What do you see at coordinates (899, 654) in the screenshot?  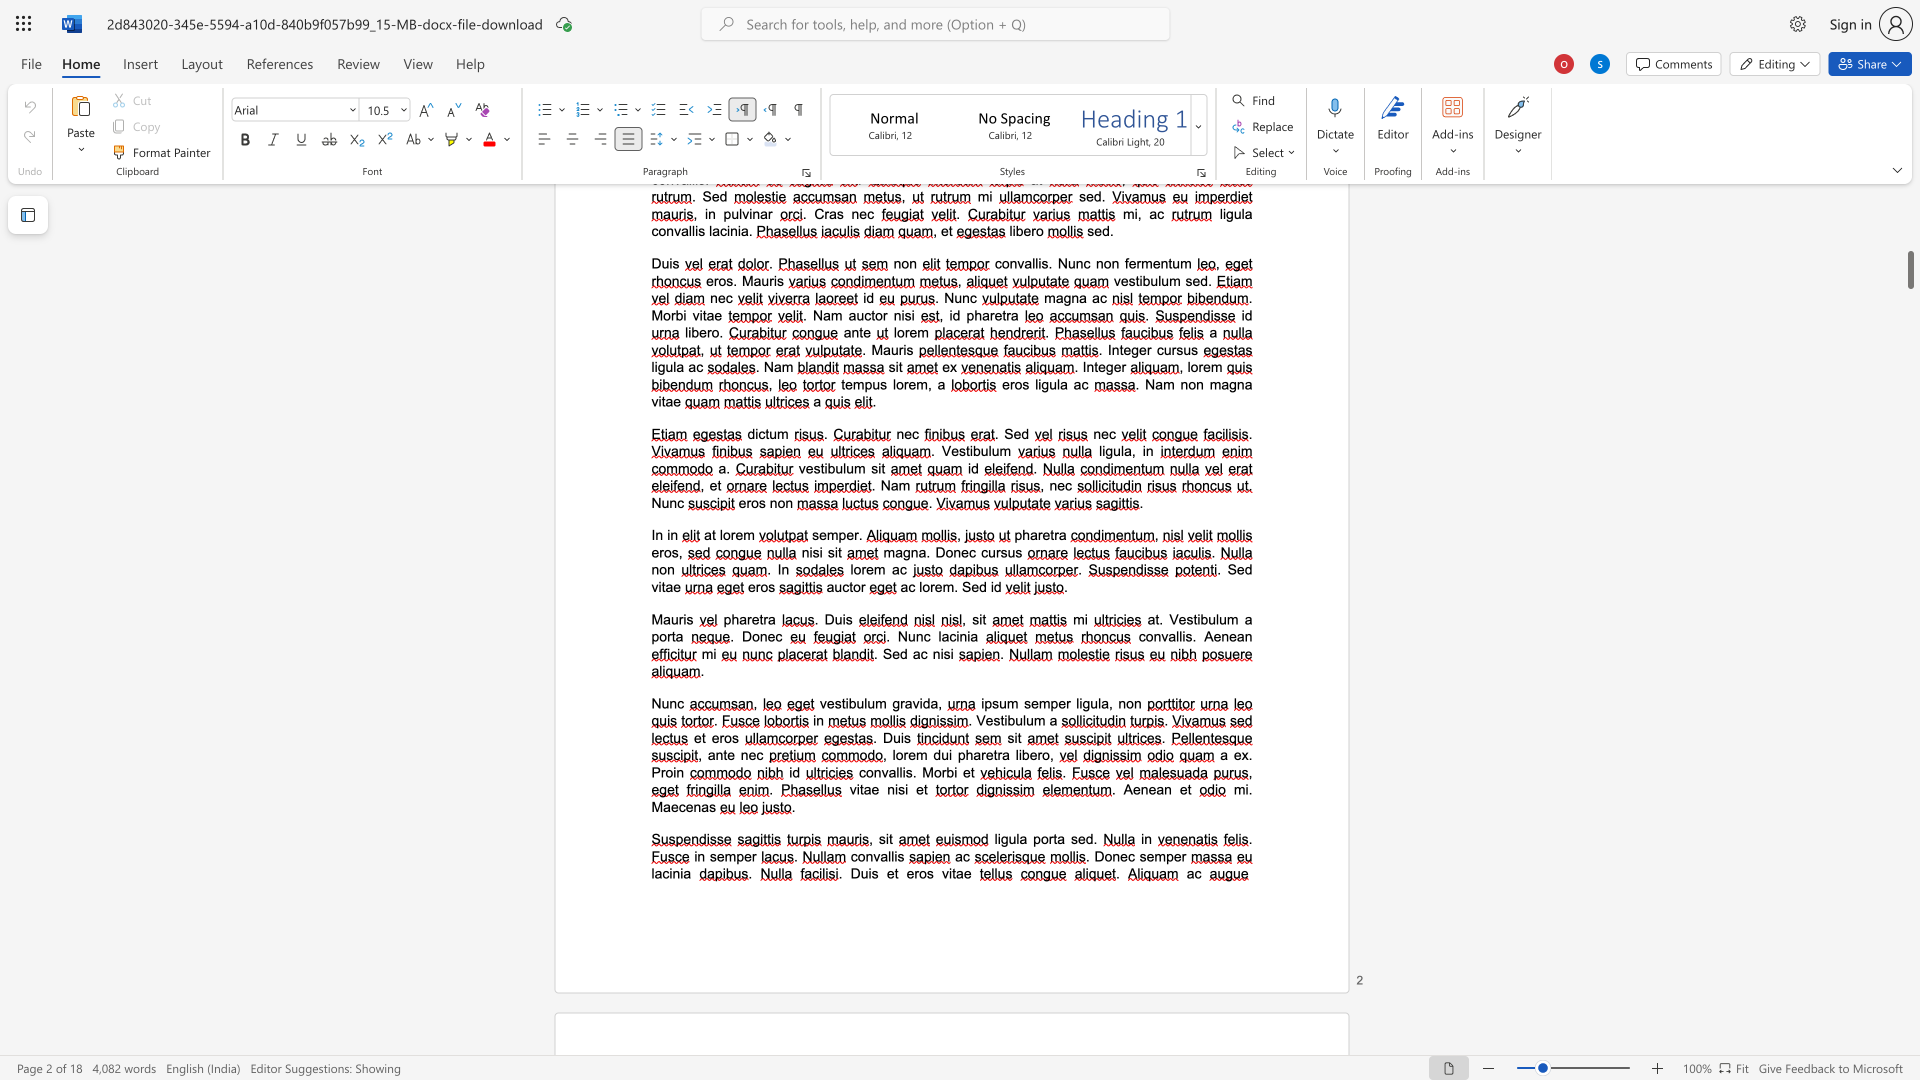 I see `the space between the continuous character "e" and "d" in the text` at bounding box center [899, 654].